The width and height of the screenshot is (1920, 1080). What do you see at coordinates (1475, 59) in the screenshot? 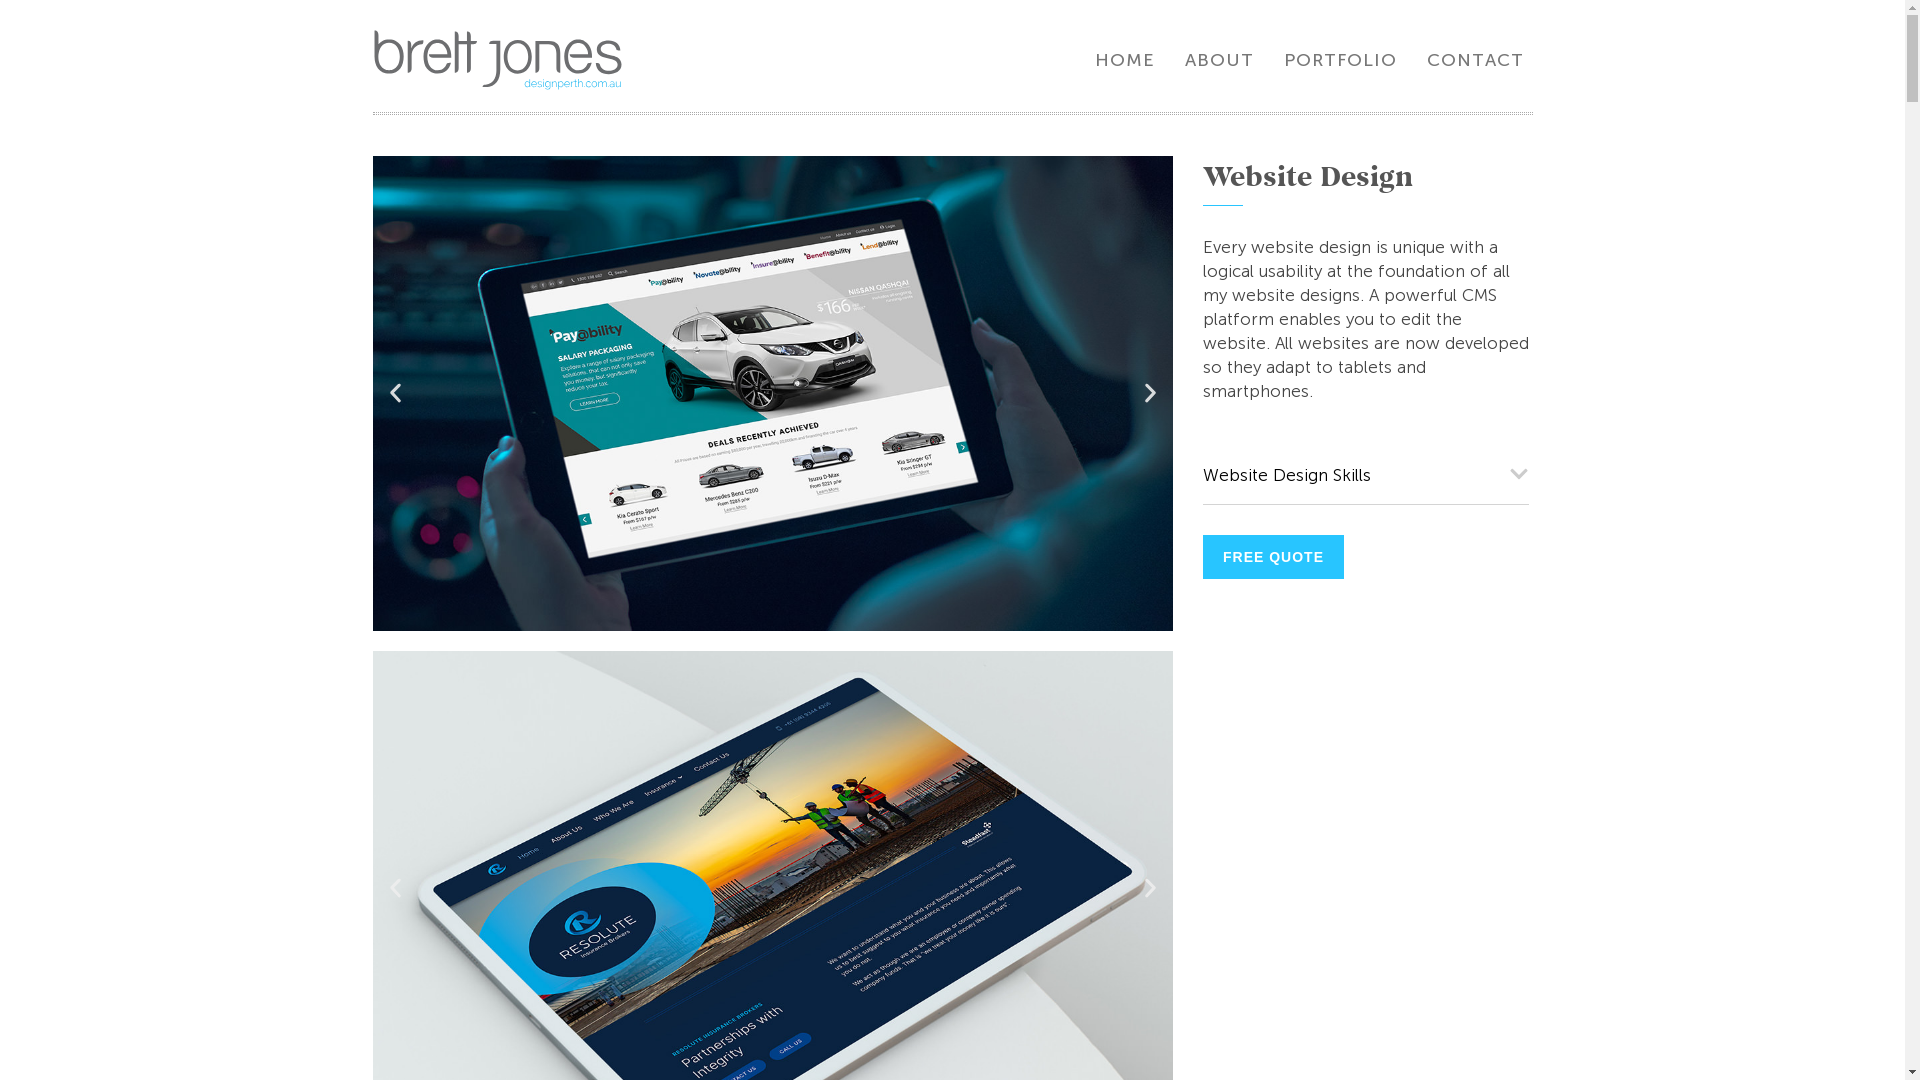
I see `'CONTACT'` at bounding box center [1475, 59].